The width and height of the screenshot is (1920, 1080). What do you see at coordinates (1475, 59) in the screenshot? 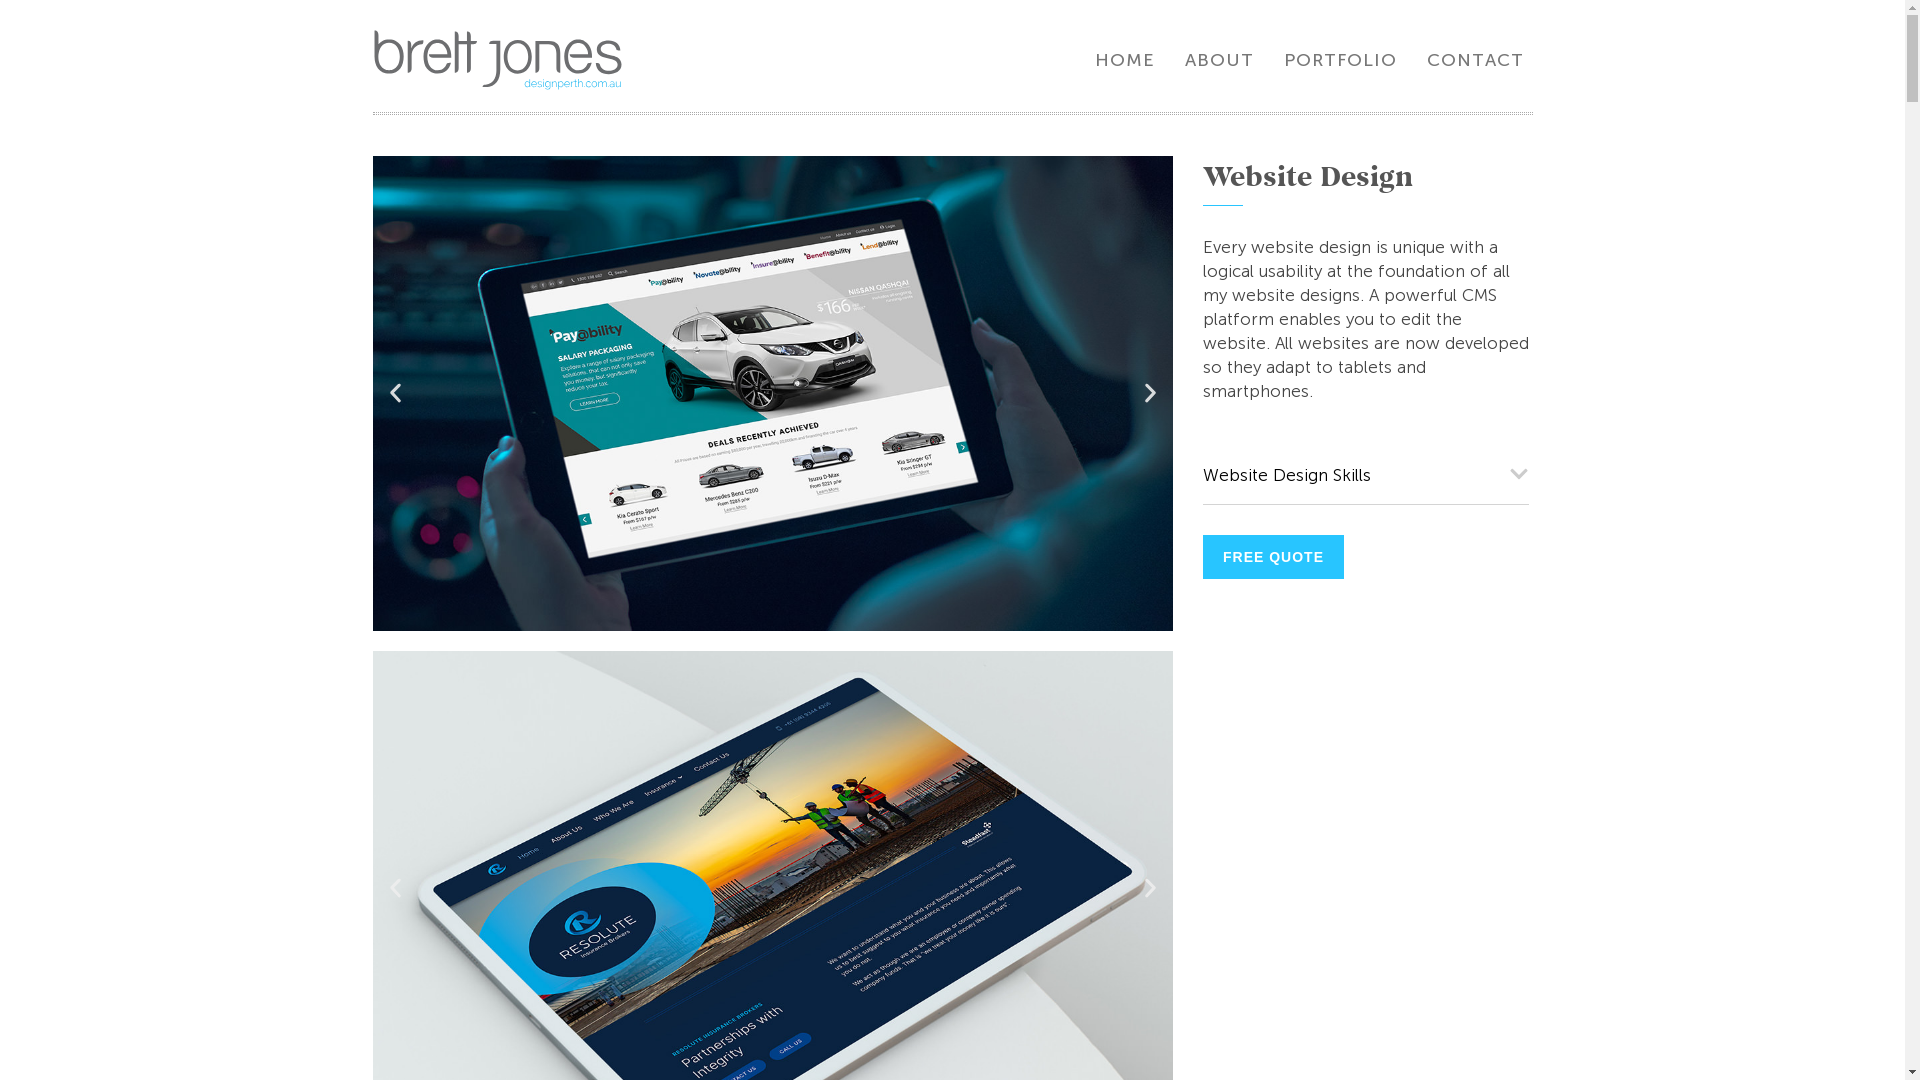
I see `'CONTACT'` at bounding box center [1475, 59].